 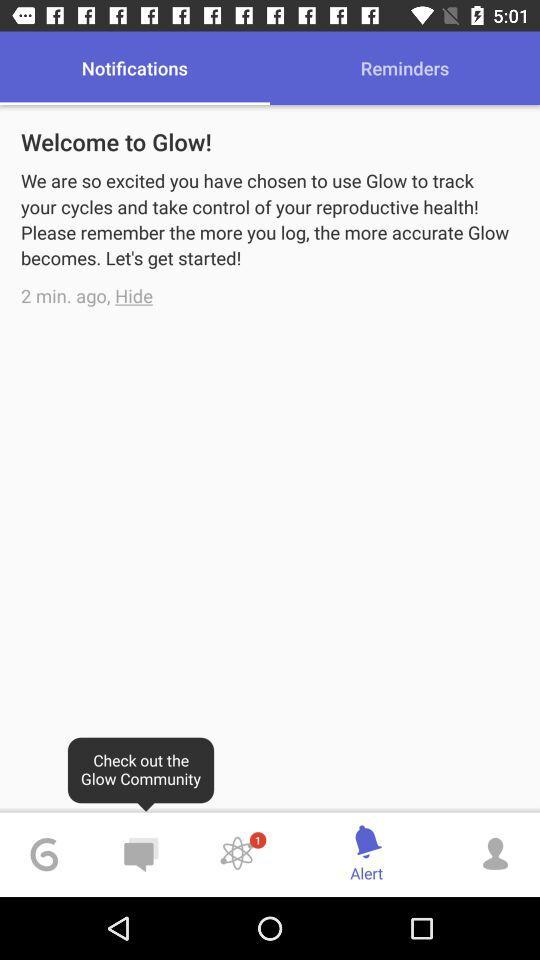 I want to click on the hide, so click(x=134, y=294).